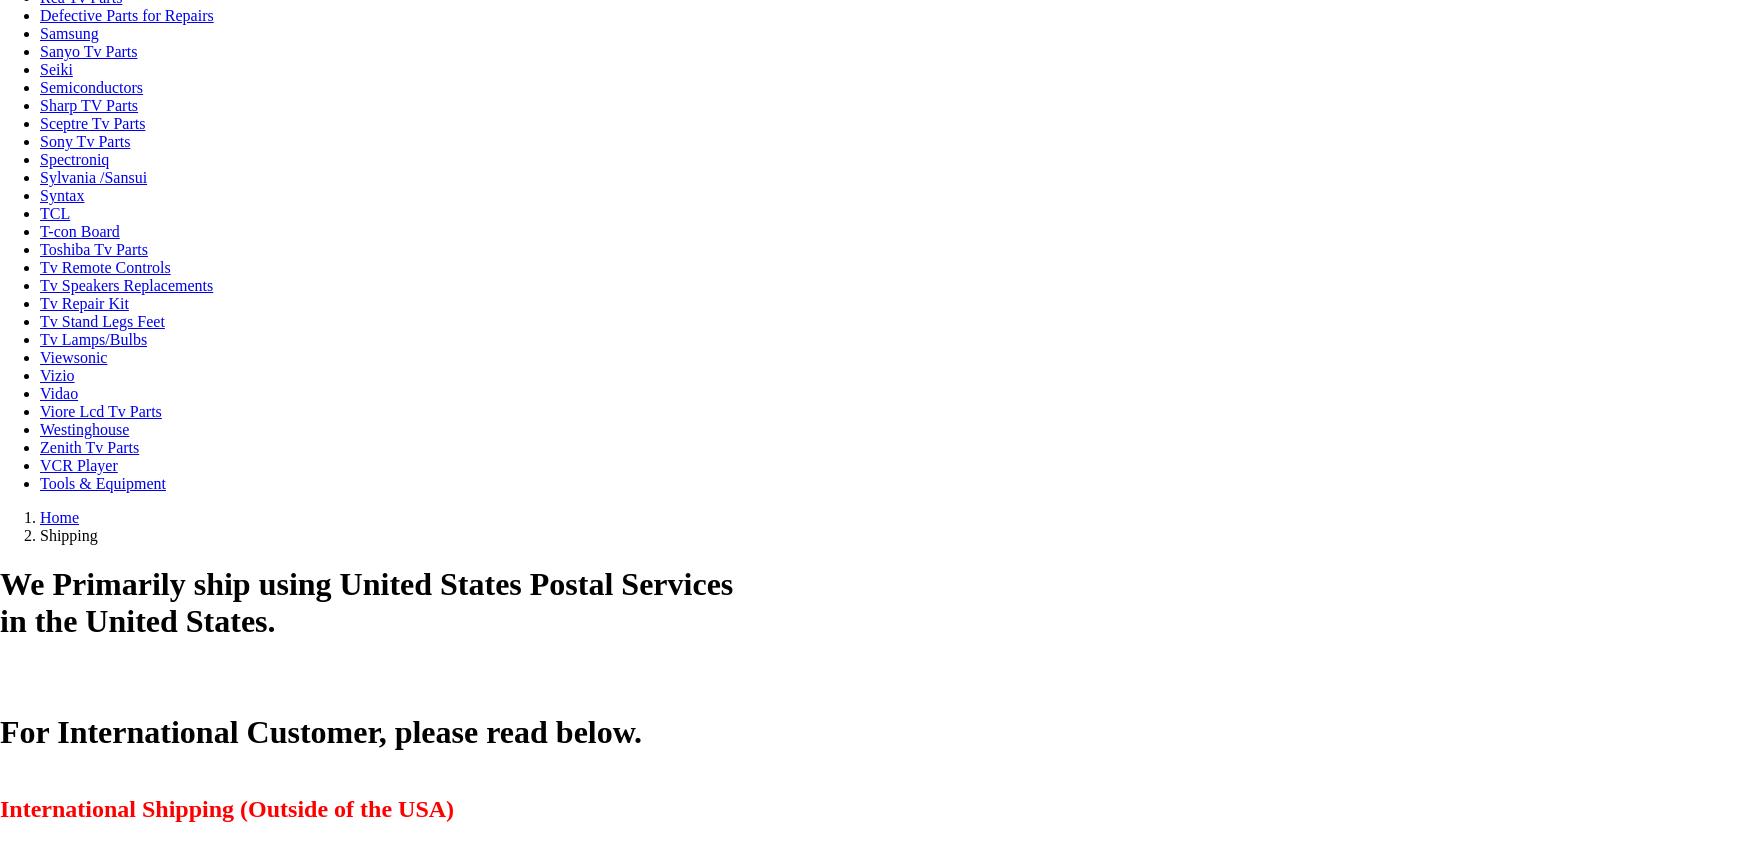  Describe the element at coordinates (136, 620) in the screenshot. I see `'in the United States.'` at that location.